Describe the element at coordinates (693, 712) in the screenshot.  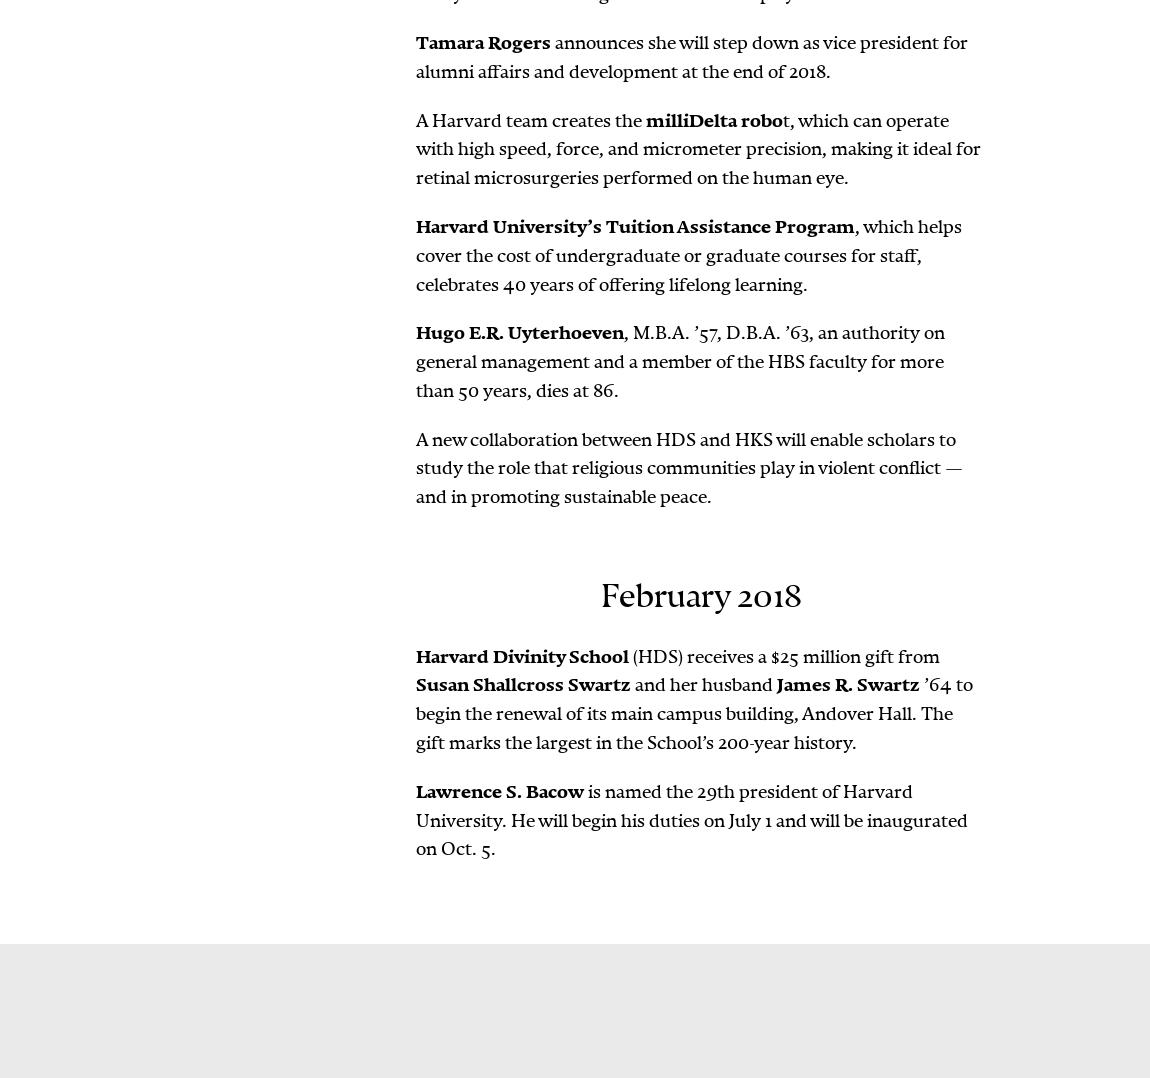
I see `'’64 to begin the renewal of its main campus building, Andover Hall. The gift marks the largest in the School’s 200-year history.'` at that location.